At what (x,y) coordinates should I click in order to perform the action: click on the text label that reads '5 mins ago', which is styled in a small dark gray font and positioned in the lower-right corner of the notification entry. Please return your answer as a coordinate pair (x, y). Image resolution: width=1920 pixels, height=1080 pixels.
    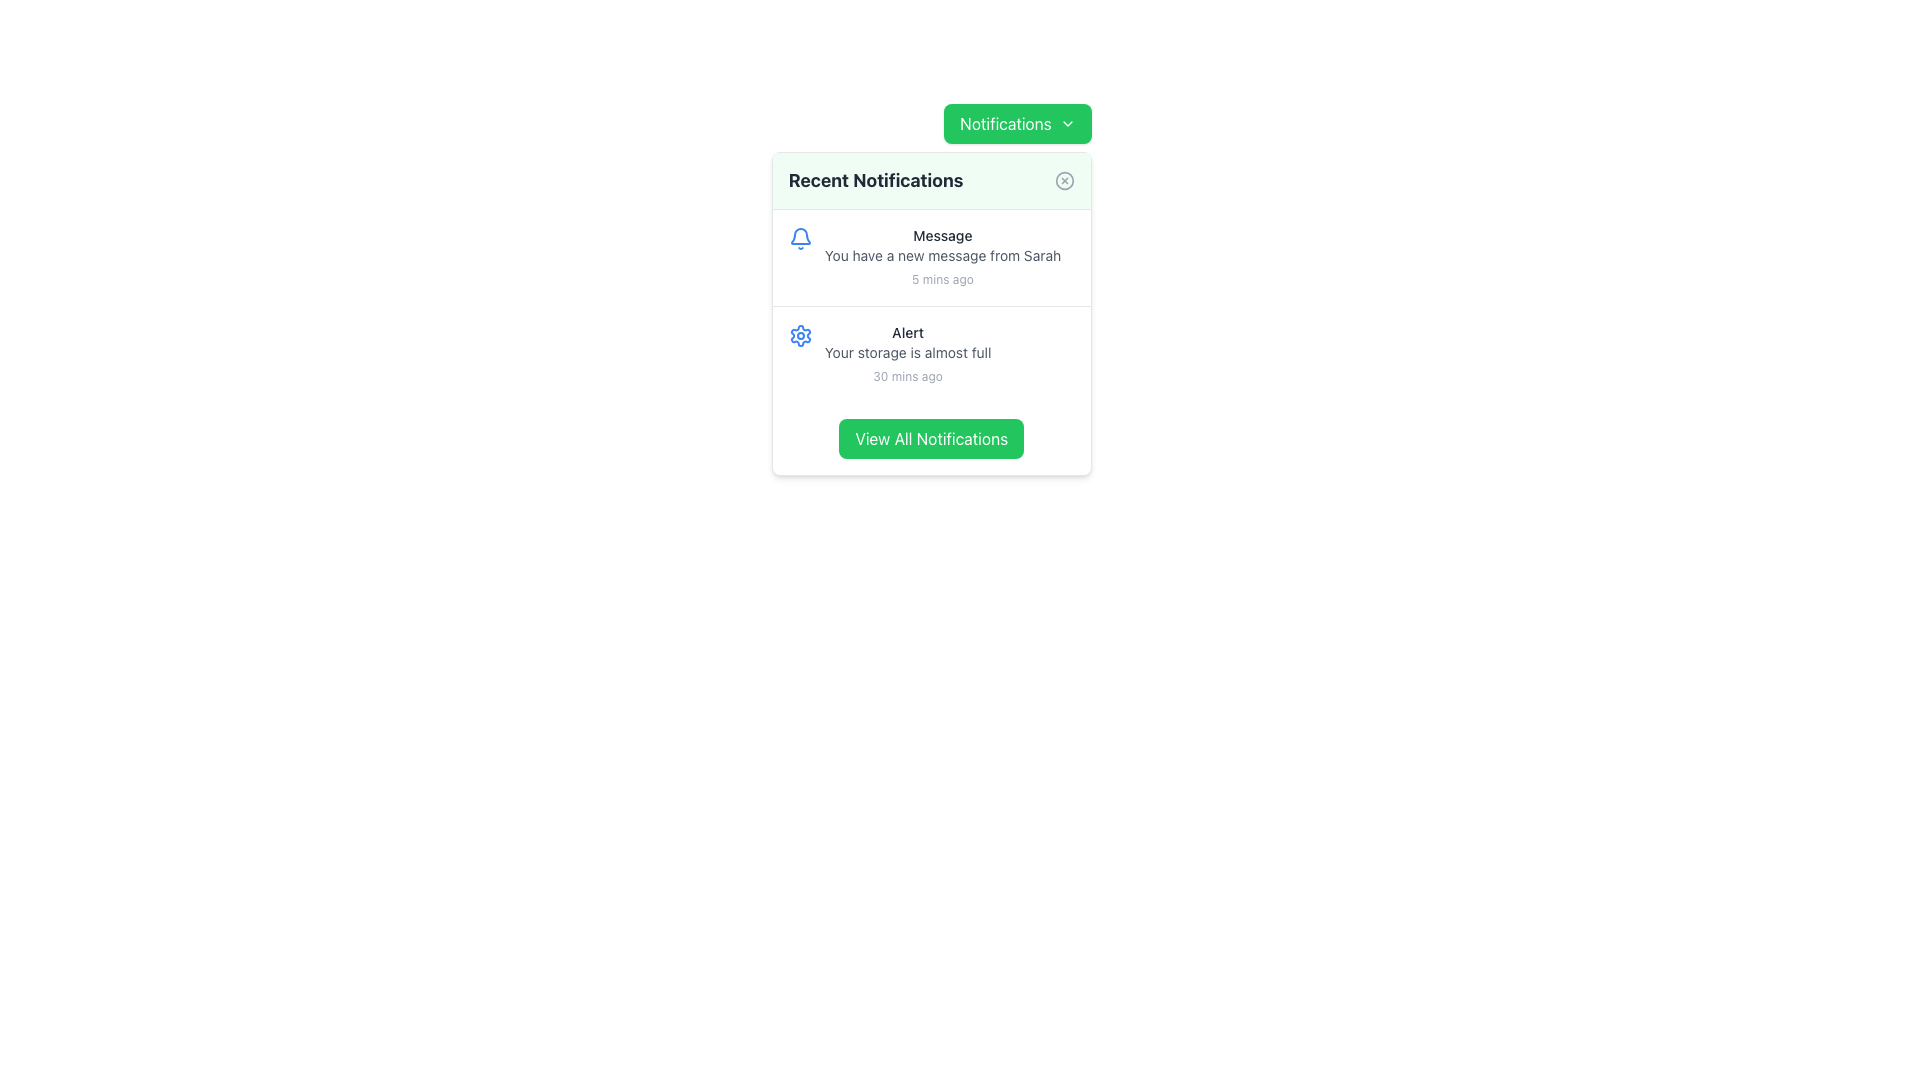
    Looking at the image, I should click on (941, 279).